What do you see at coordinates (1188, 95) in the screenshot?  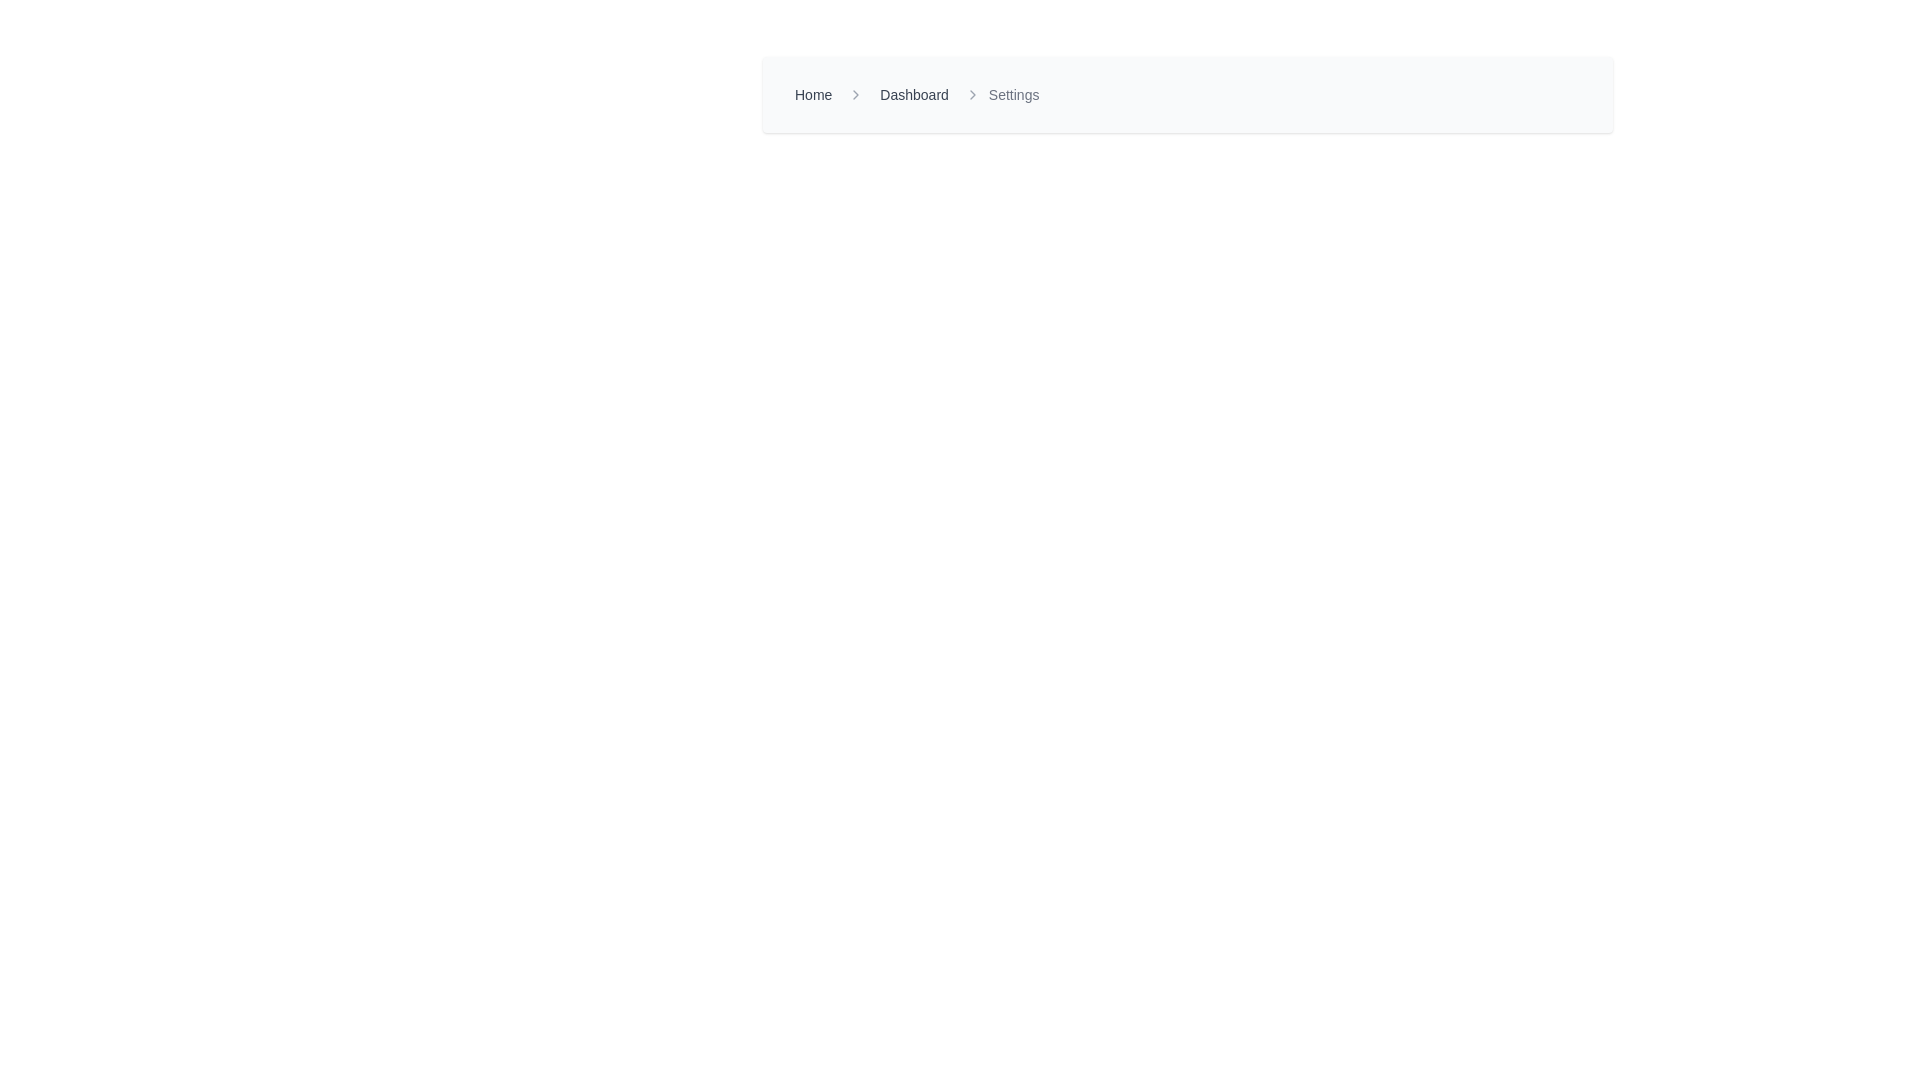 I see `the breadcrumb navigation component containing 'Home', 'Dashboard', and 'Settings'` at bounding box center [1188, 95].